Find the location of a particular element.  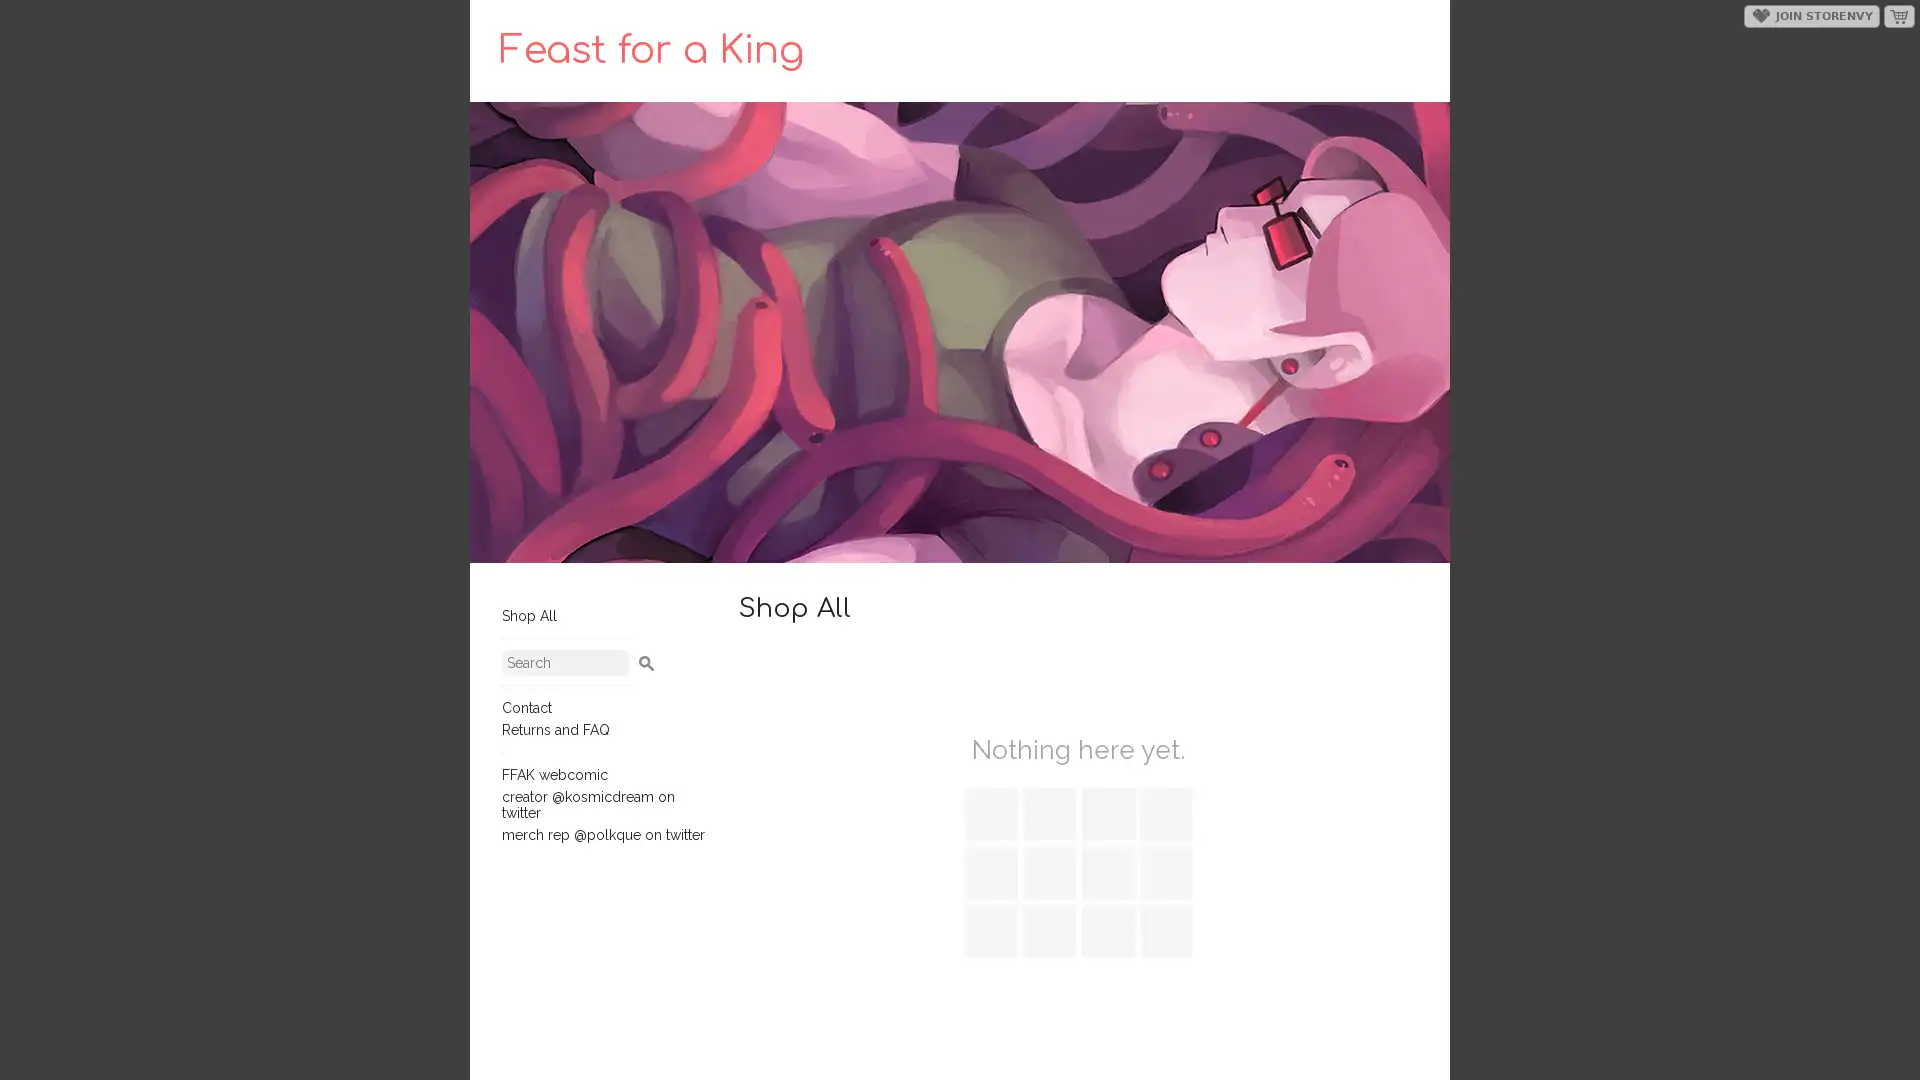

Search is located at coordinates (645, 659).